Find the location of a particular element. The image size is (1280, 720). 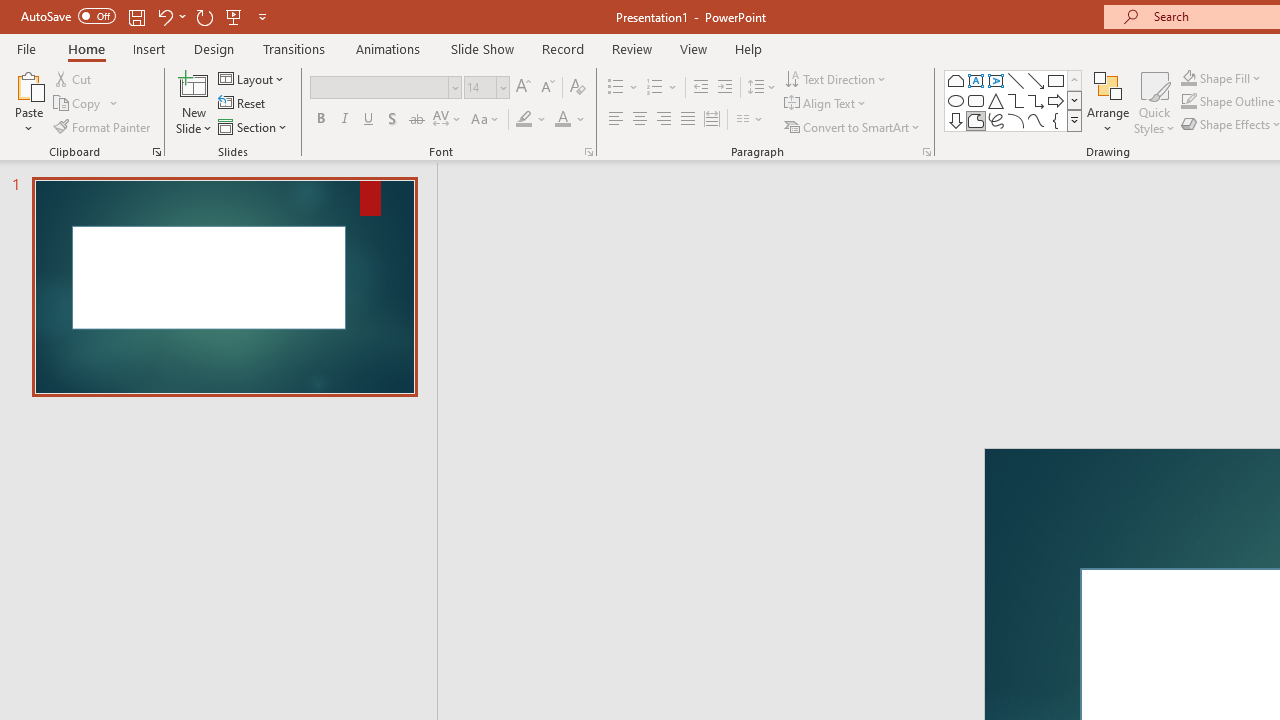

'Shape Outline Blue, Accent 1' is located at coordinates (1189, 101).